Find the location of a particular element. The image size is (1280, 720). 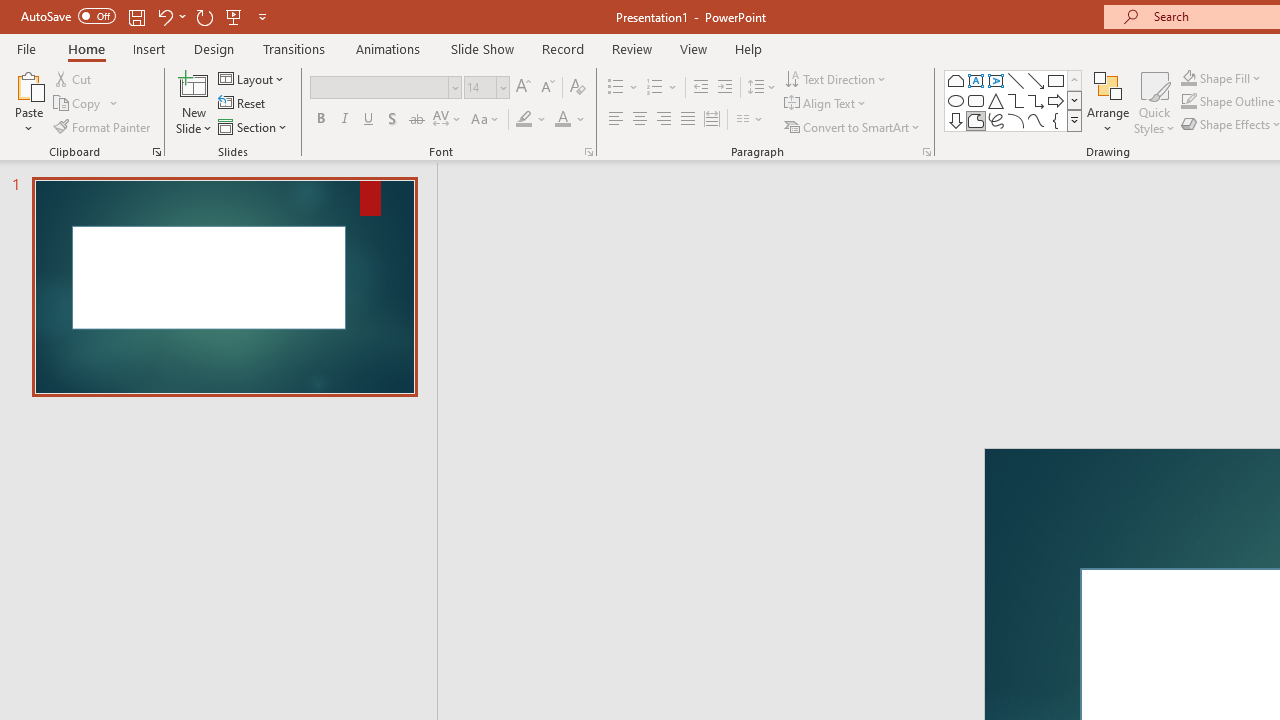

'Shape Outline Blue, Accent 1' is located at coordinates (1189, 101).